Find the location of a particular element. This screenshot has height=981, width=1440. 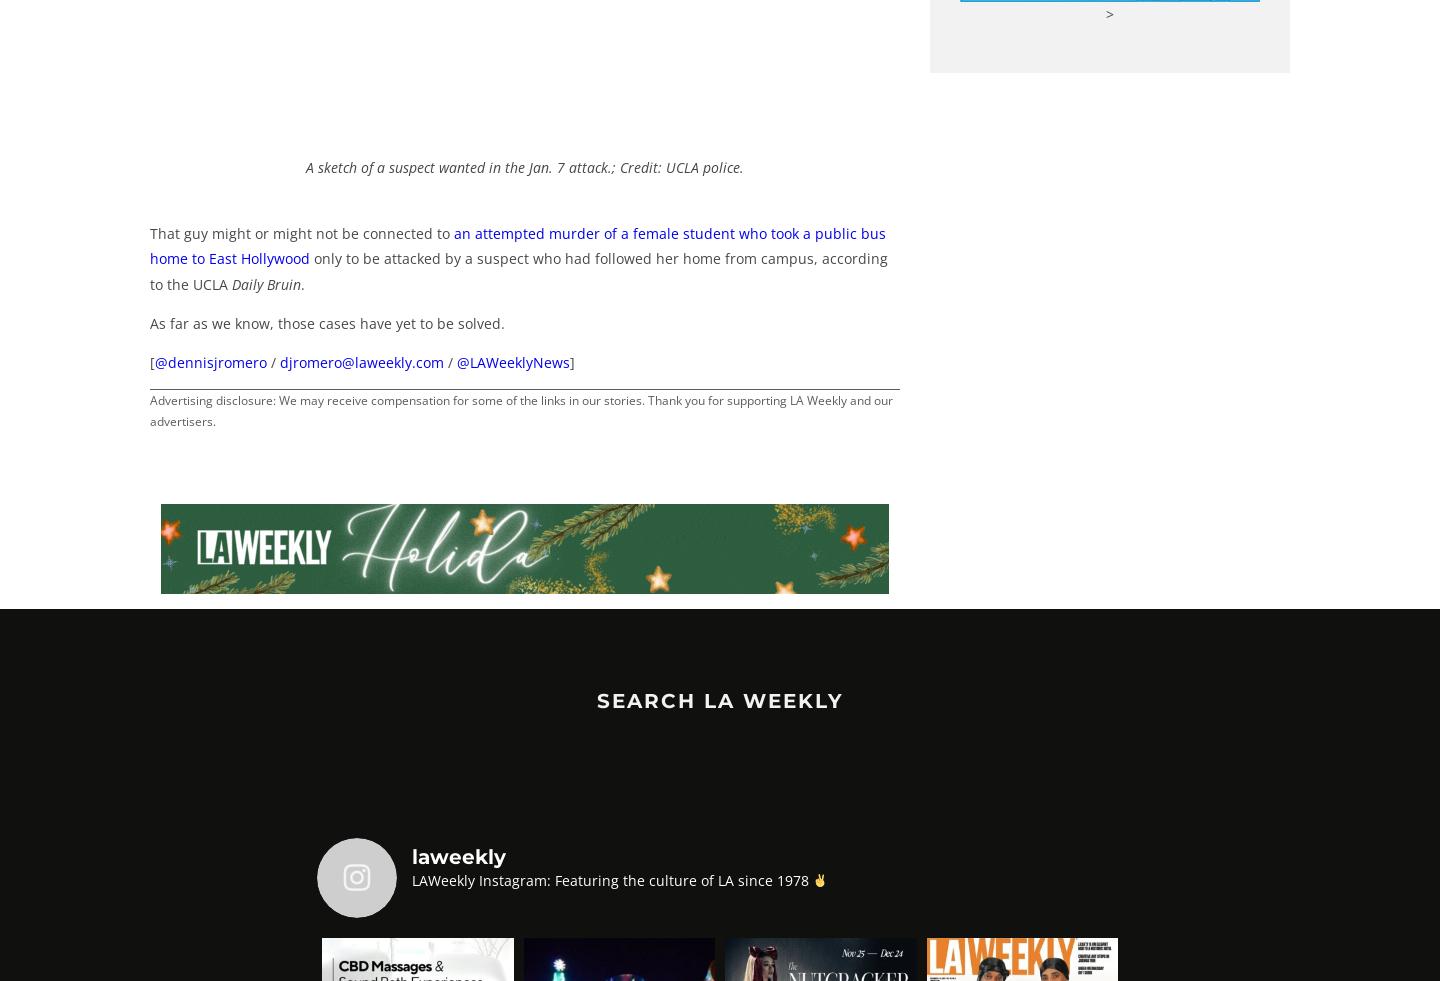

'only to be attacked by a suspect who had followed her home from campus, according to the UCLA' is located at coordinates (517, 269).